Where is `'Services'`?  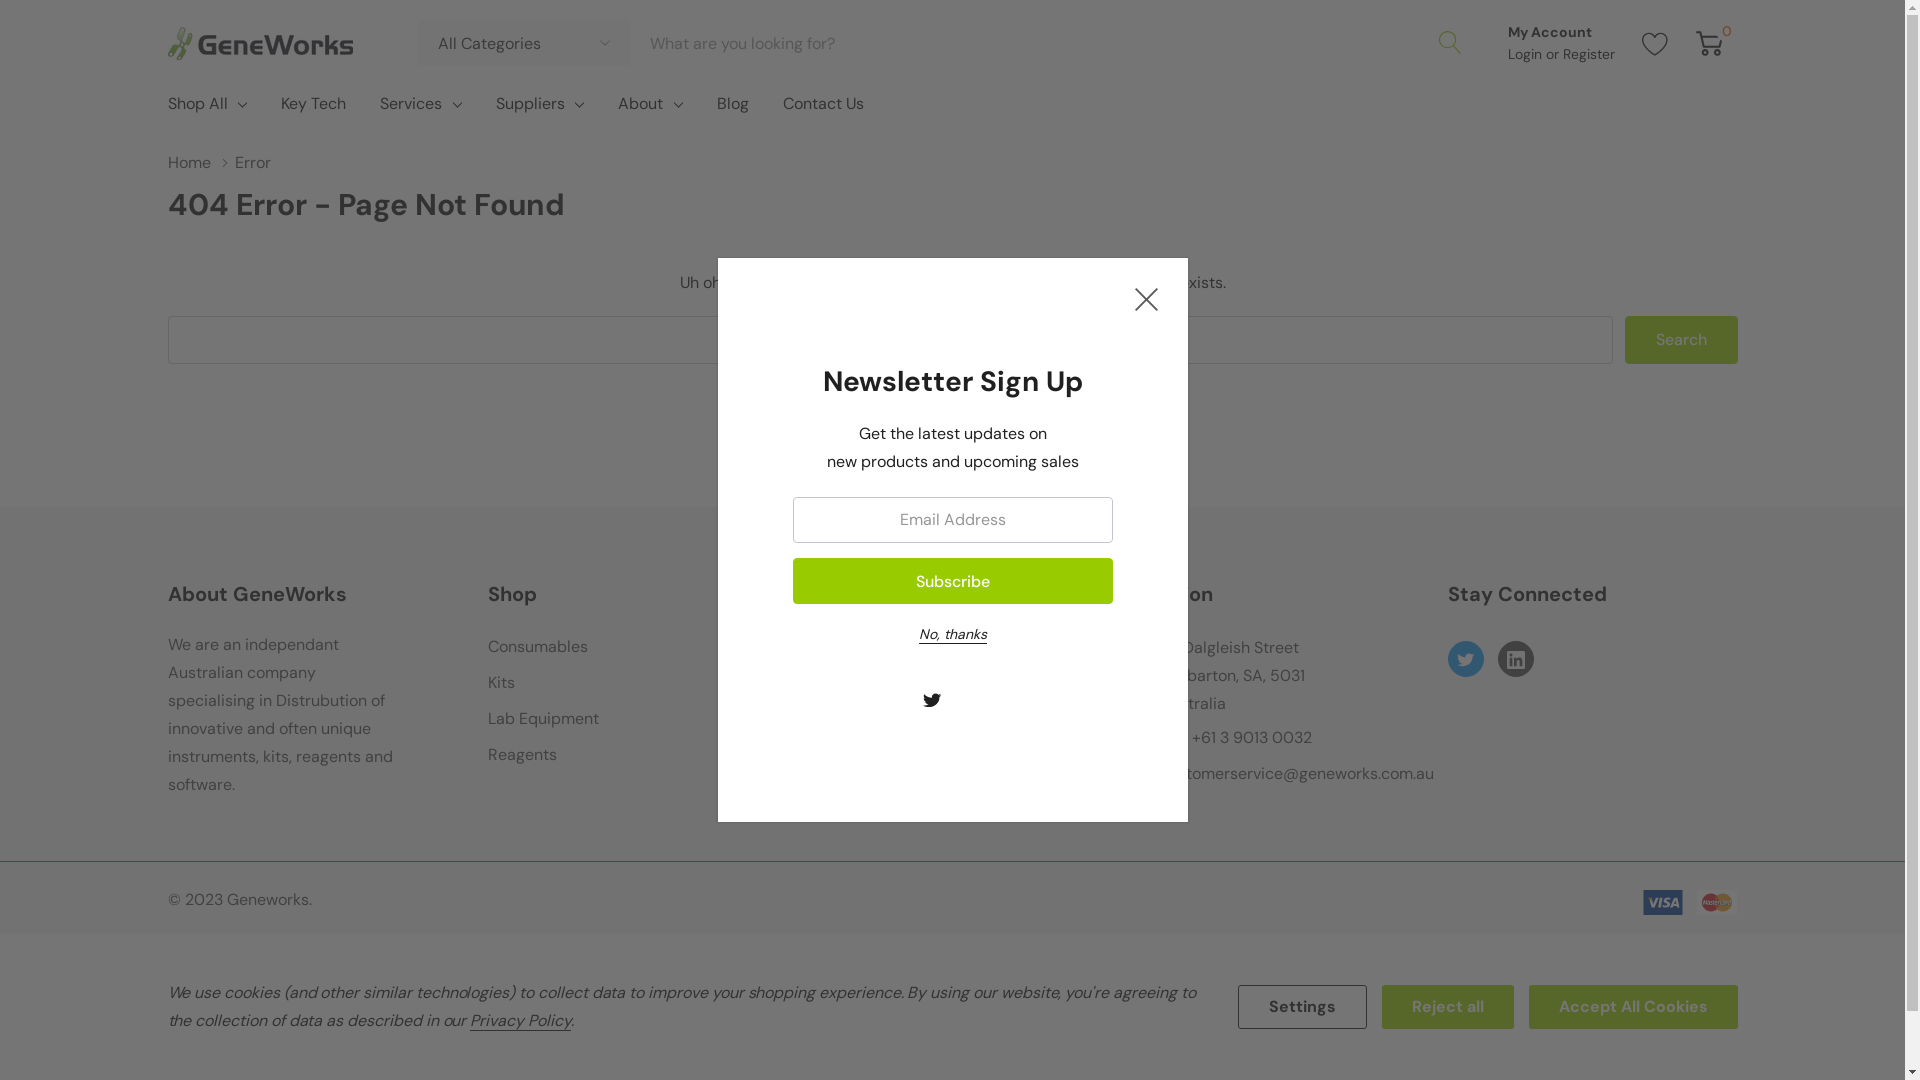 'Services' is located at coordinates (410, 104).